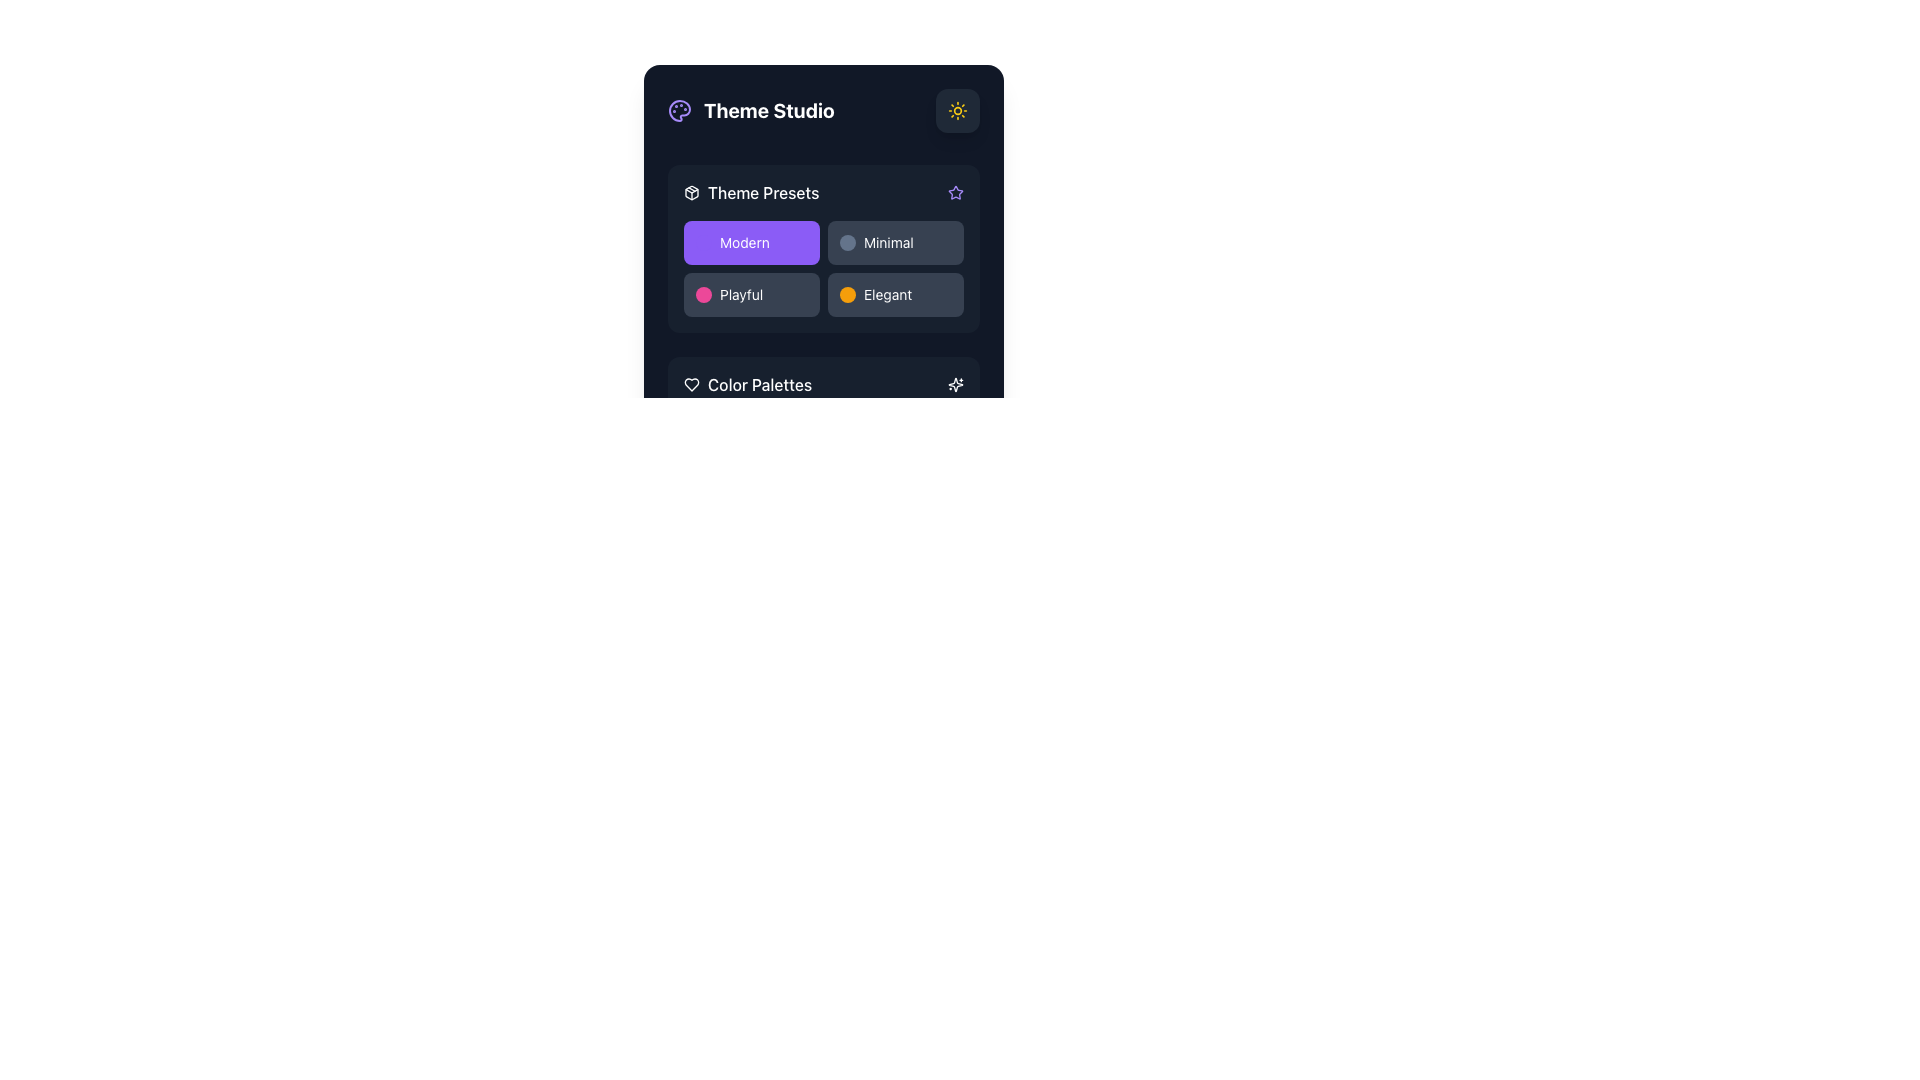  I want to click on the 'Minimal' button in the 'Theme Presets' section, so click(895, 242).